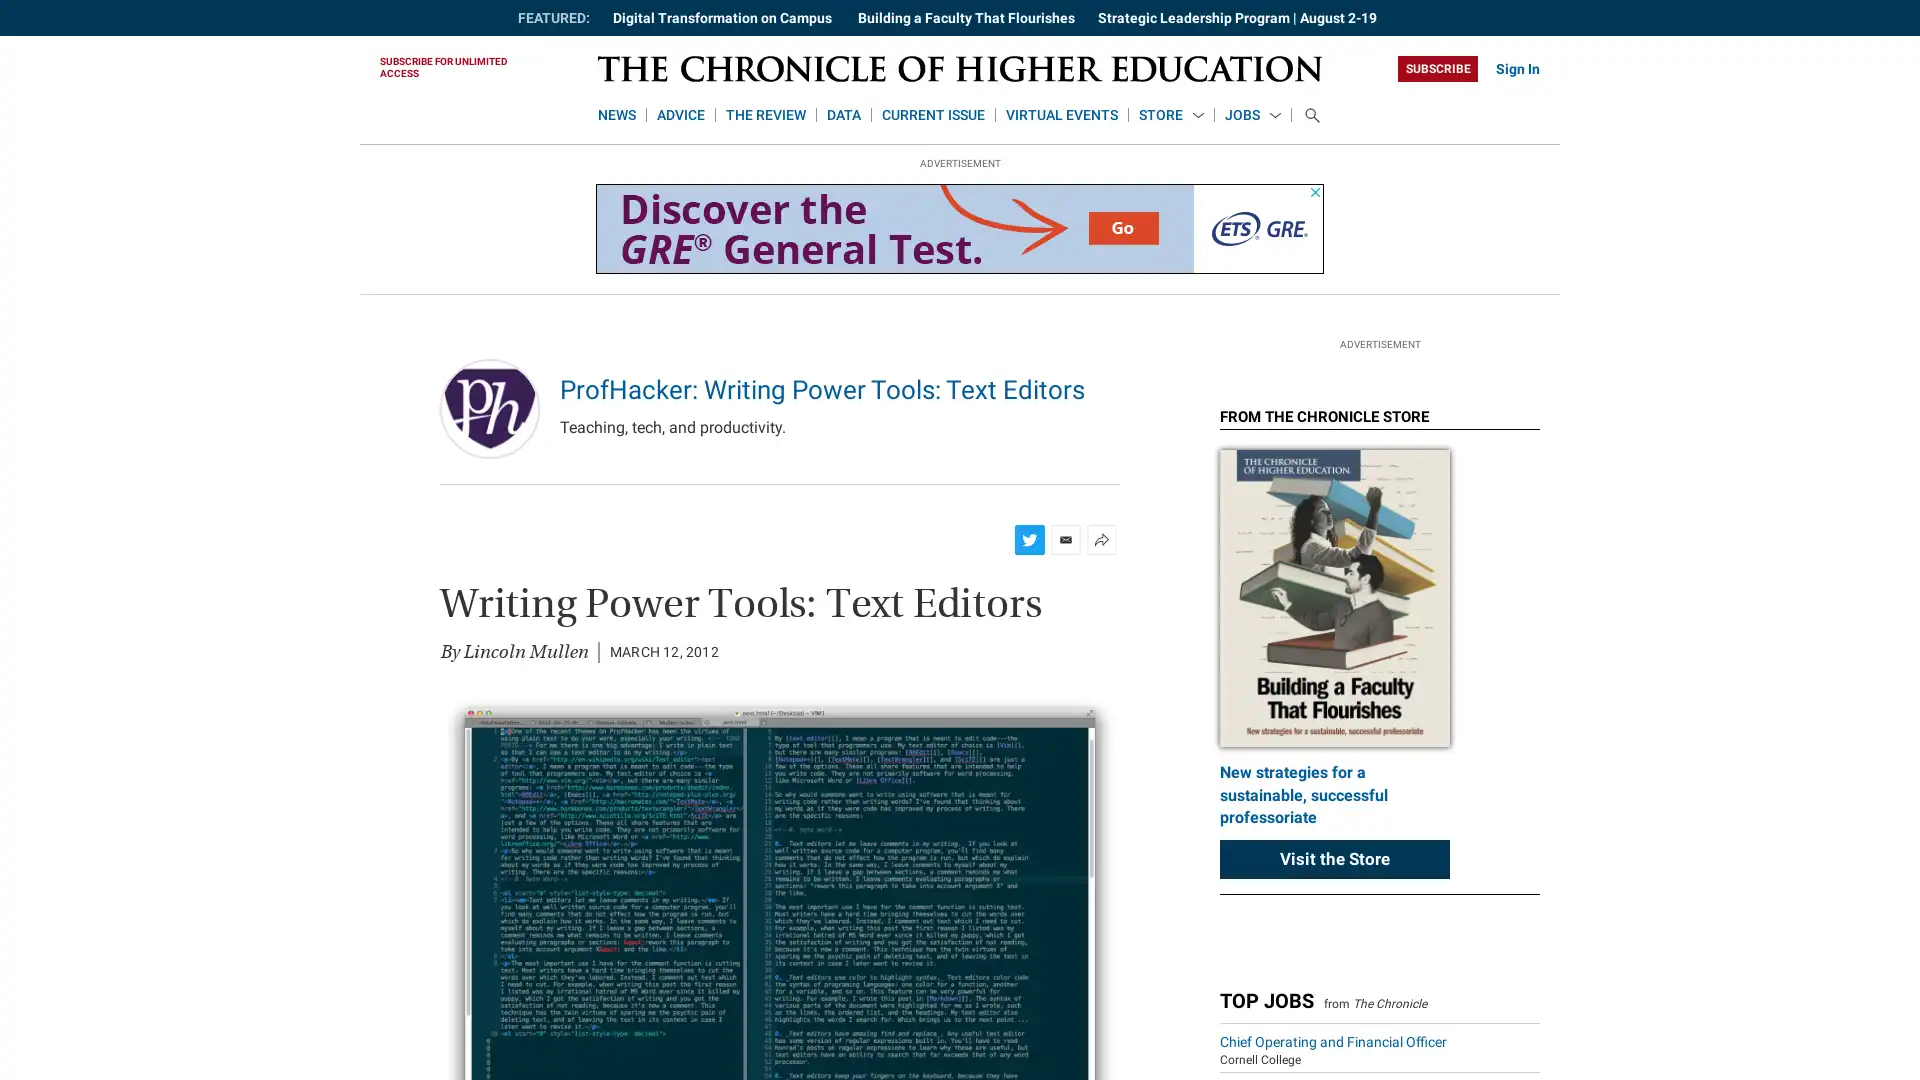  Describe the element at coordinates (1198, 116) in the screenshot. I see `Open Sub Navigation` at that location.